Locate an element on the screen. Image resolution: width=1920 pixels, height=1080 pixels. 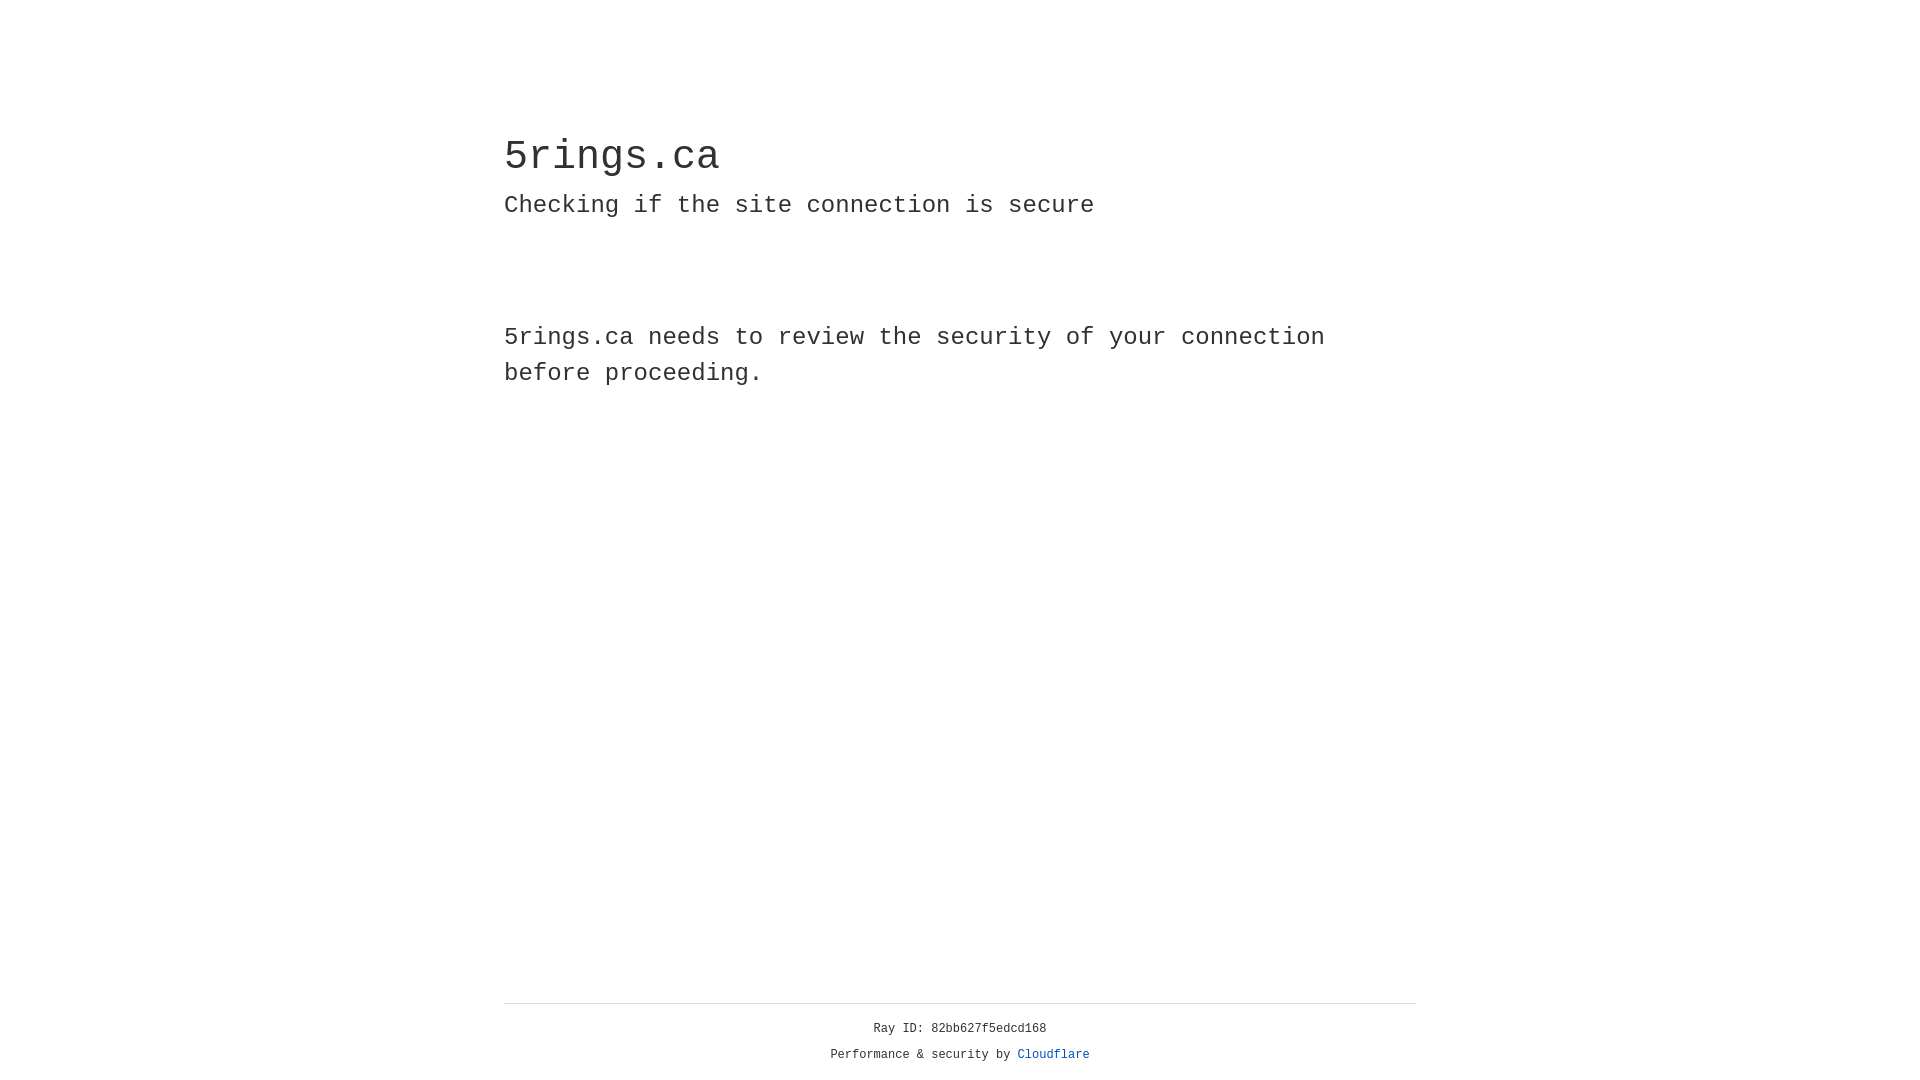
'Cloudflare' is located at coordinates (1053, 1054).